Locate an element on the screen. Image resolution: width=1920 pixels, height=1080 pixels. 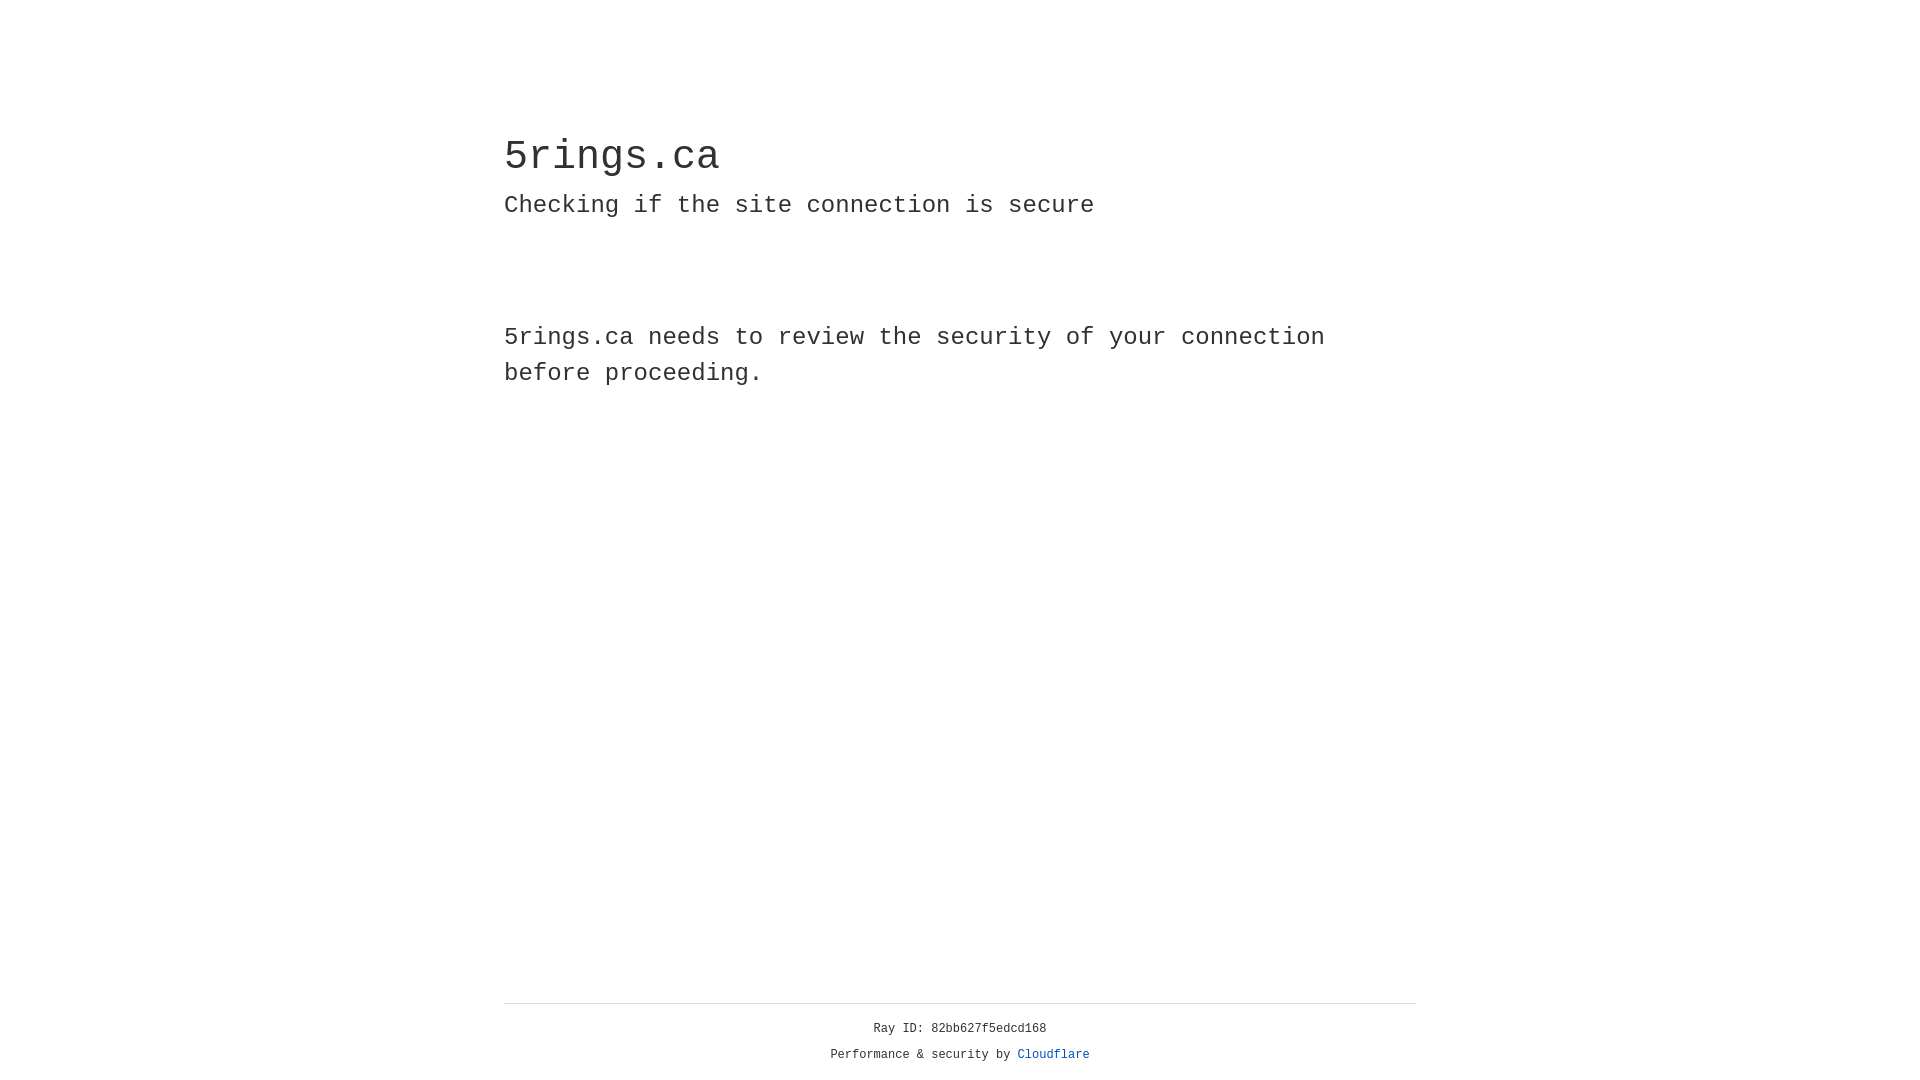
'Cloudflare' is located at coordinates (1053, 1054).